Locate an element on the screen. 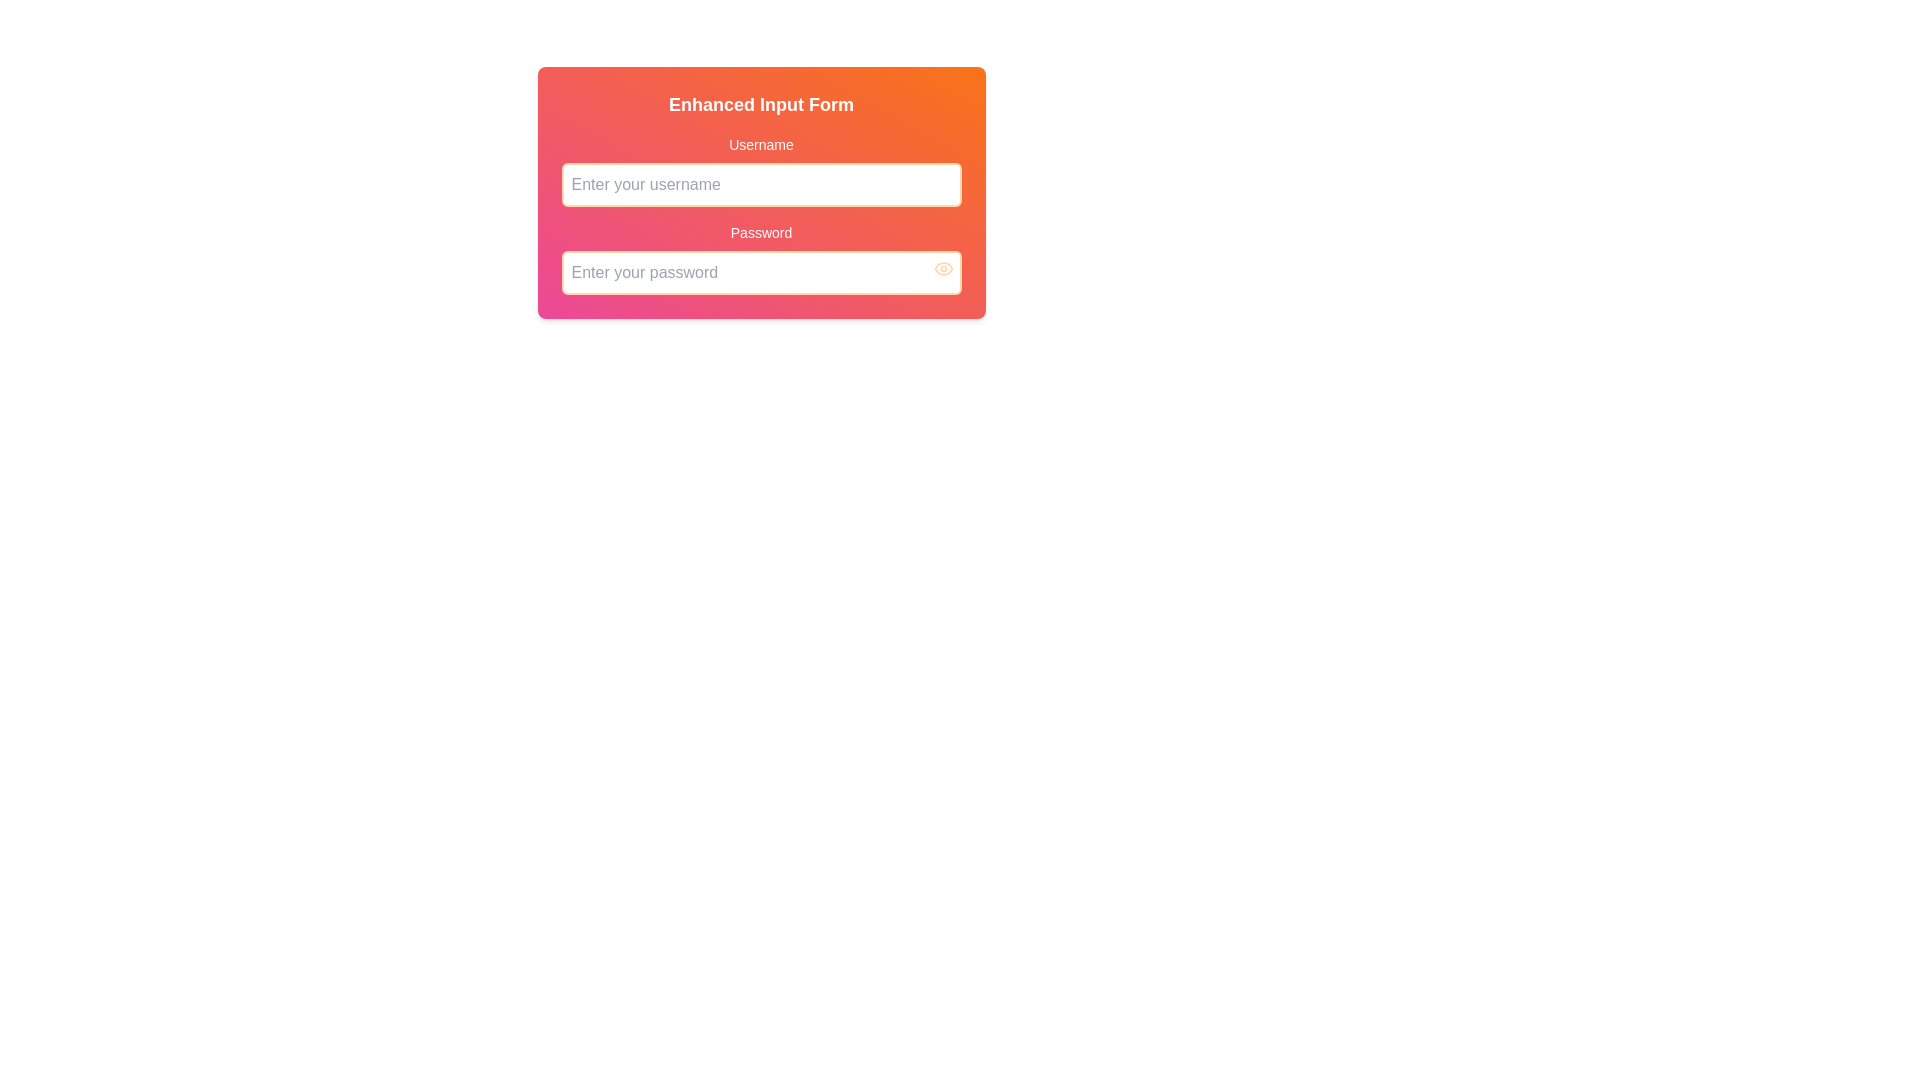 The height and width of the screenshot is (1080, 1920). the visibility toggle button located at the top-right corner of the password input field to switch the input from obscured dots to plaintext or vice versa is located at coordinates (942, 268).